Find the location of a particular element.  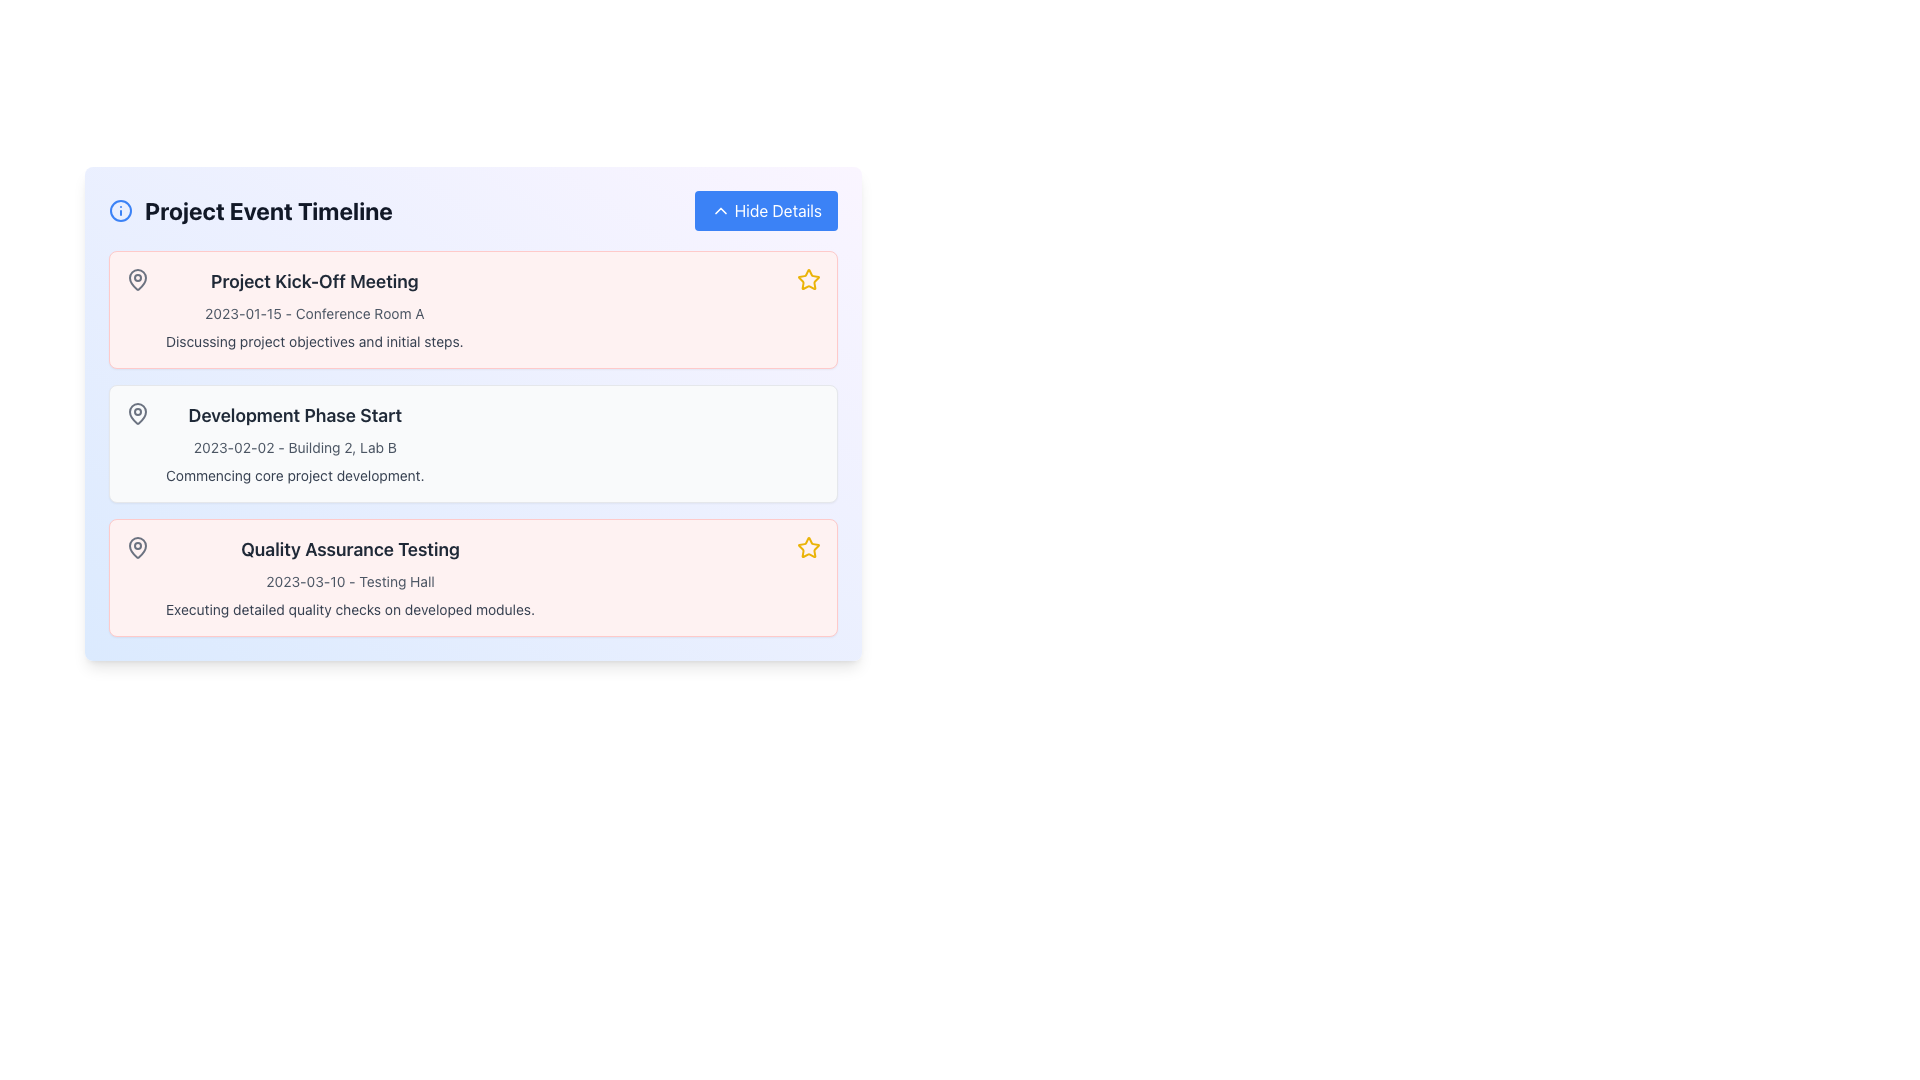

the chevron icon located within the blue 'Hide Details' button at the top right section of the interface is located at coordinates (720, 211).